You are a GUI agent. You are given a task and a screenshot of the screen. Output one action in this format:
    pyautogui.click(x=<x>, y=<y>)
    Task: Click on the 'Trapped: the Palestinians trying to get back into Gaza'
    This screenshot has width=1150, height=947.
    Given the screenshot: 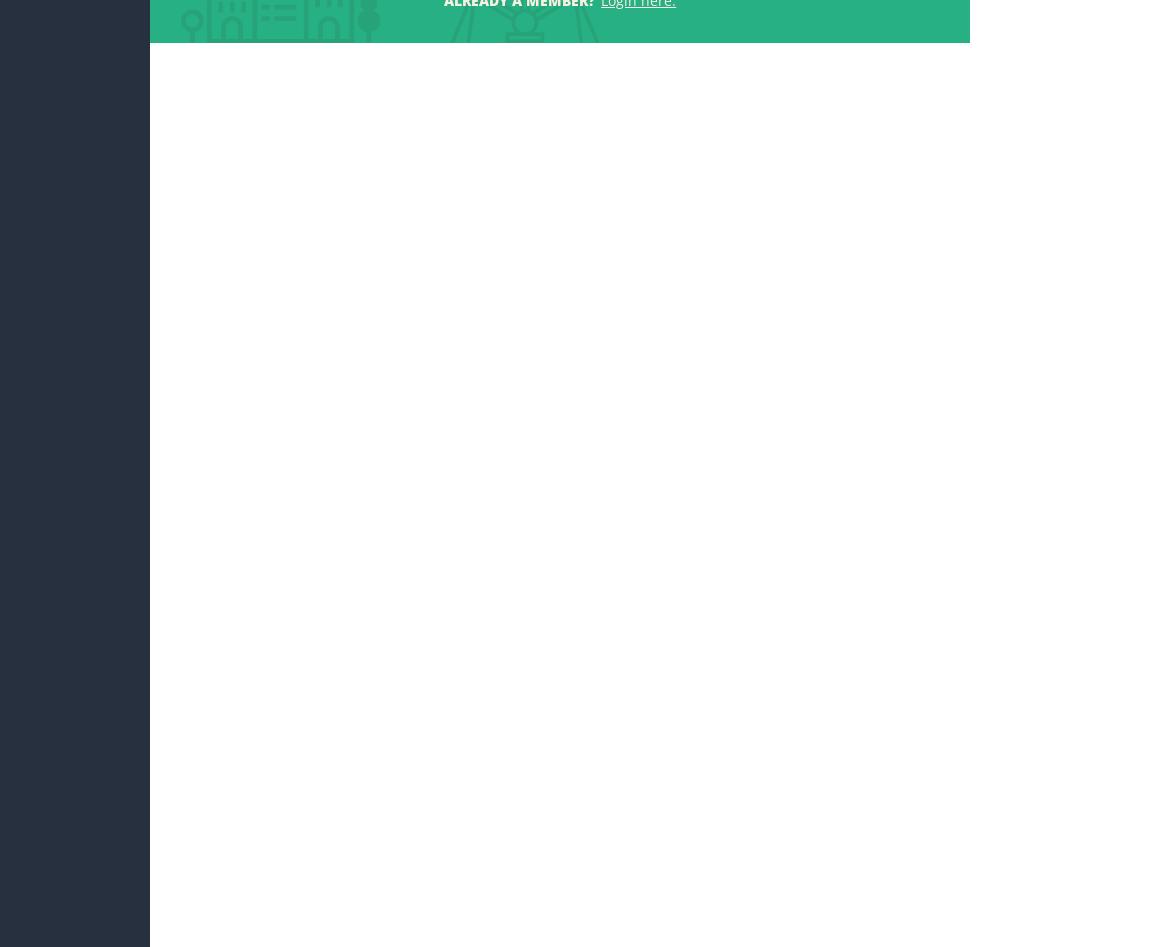 What is the action you would take?
    pyautogui.click(x=854, y=377)
    